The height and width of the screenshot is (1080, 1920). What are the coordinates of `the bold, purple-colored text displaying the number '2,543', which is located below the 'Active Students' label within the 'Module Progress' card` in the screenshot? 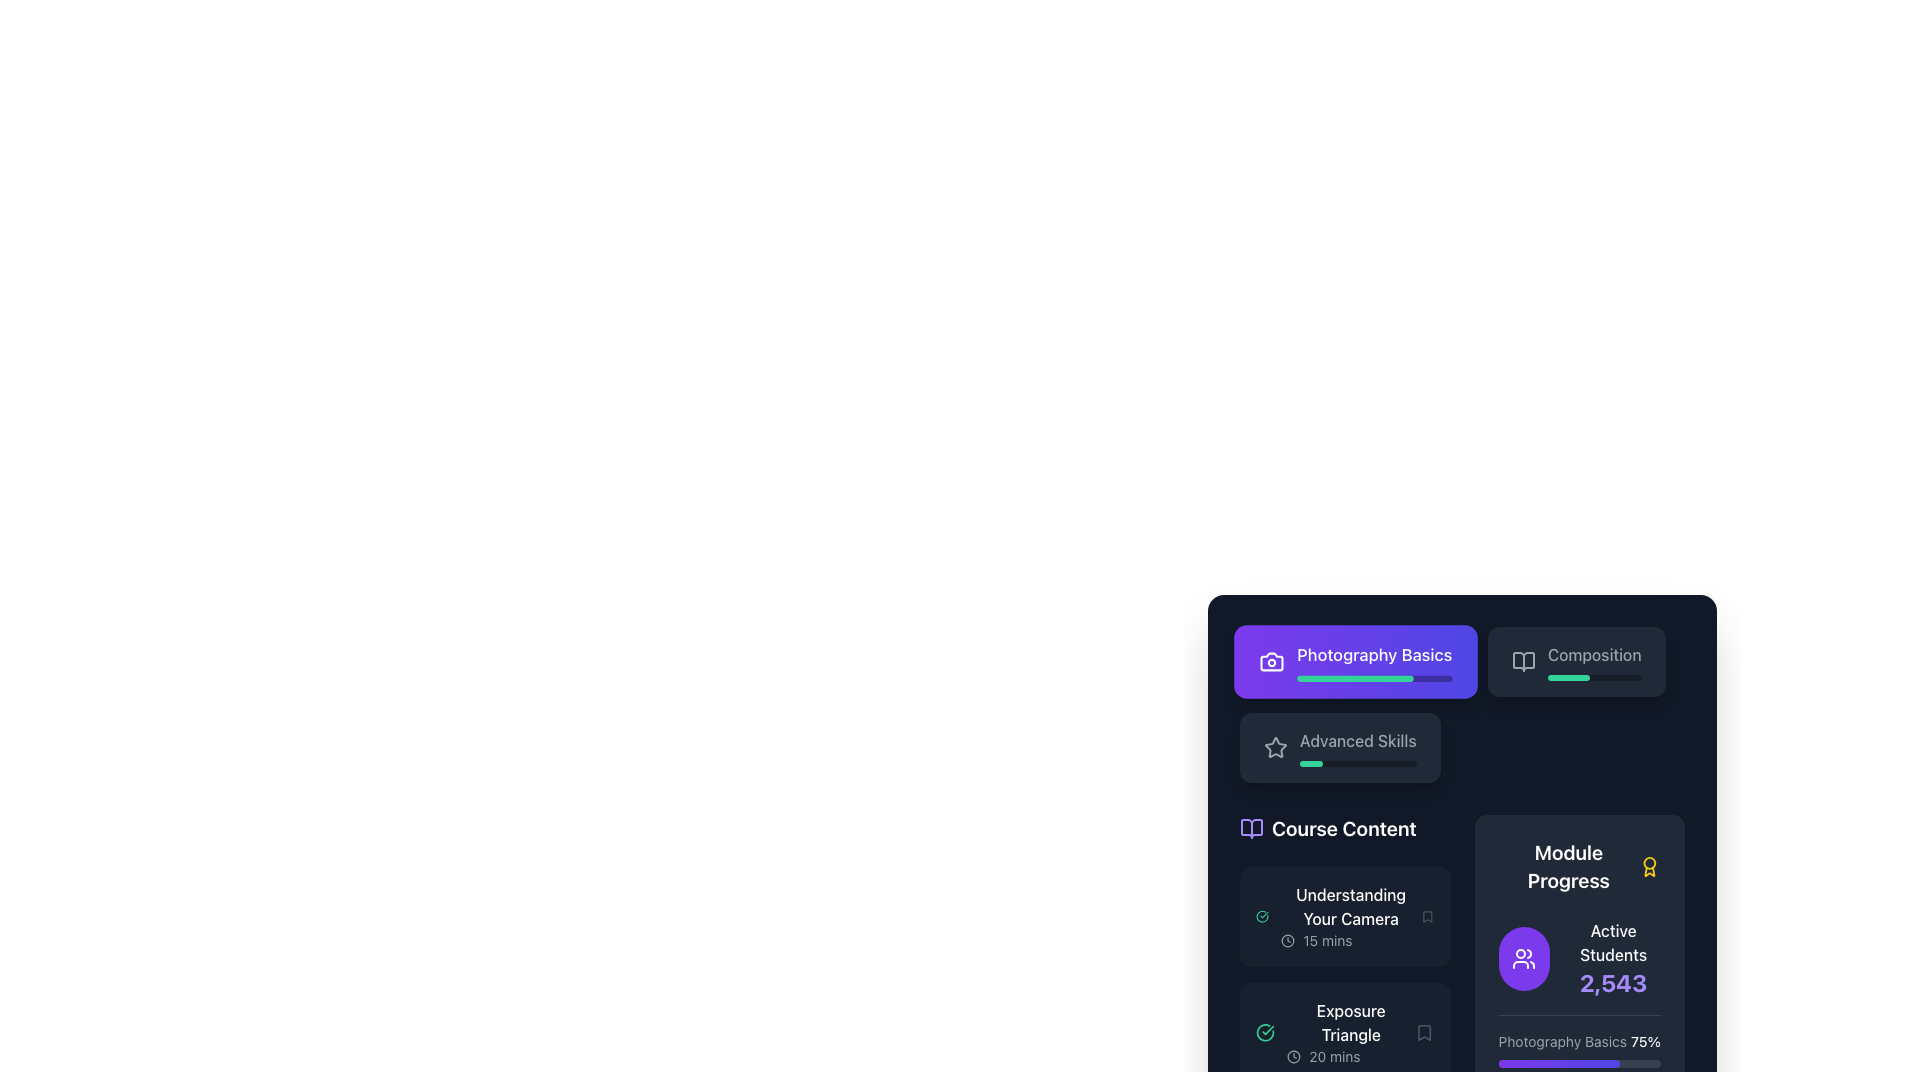 It's located at (1613, 982).